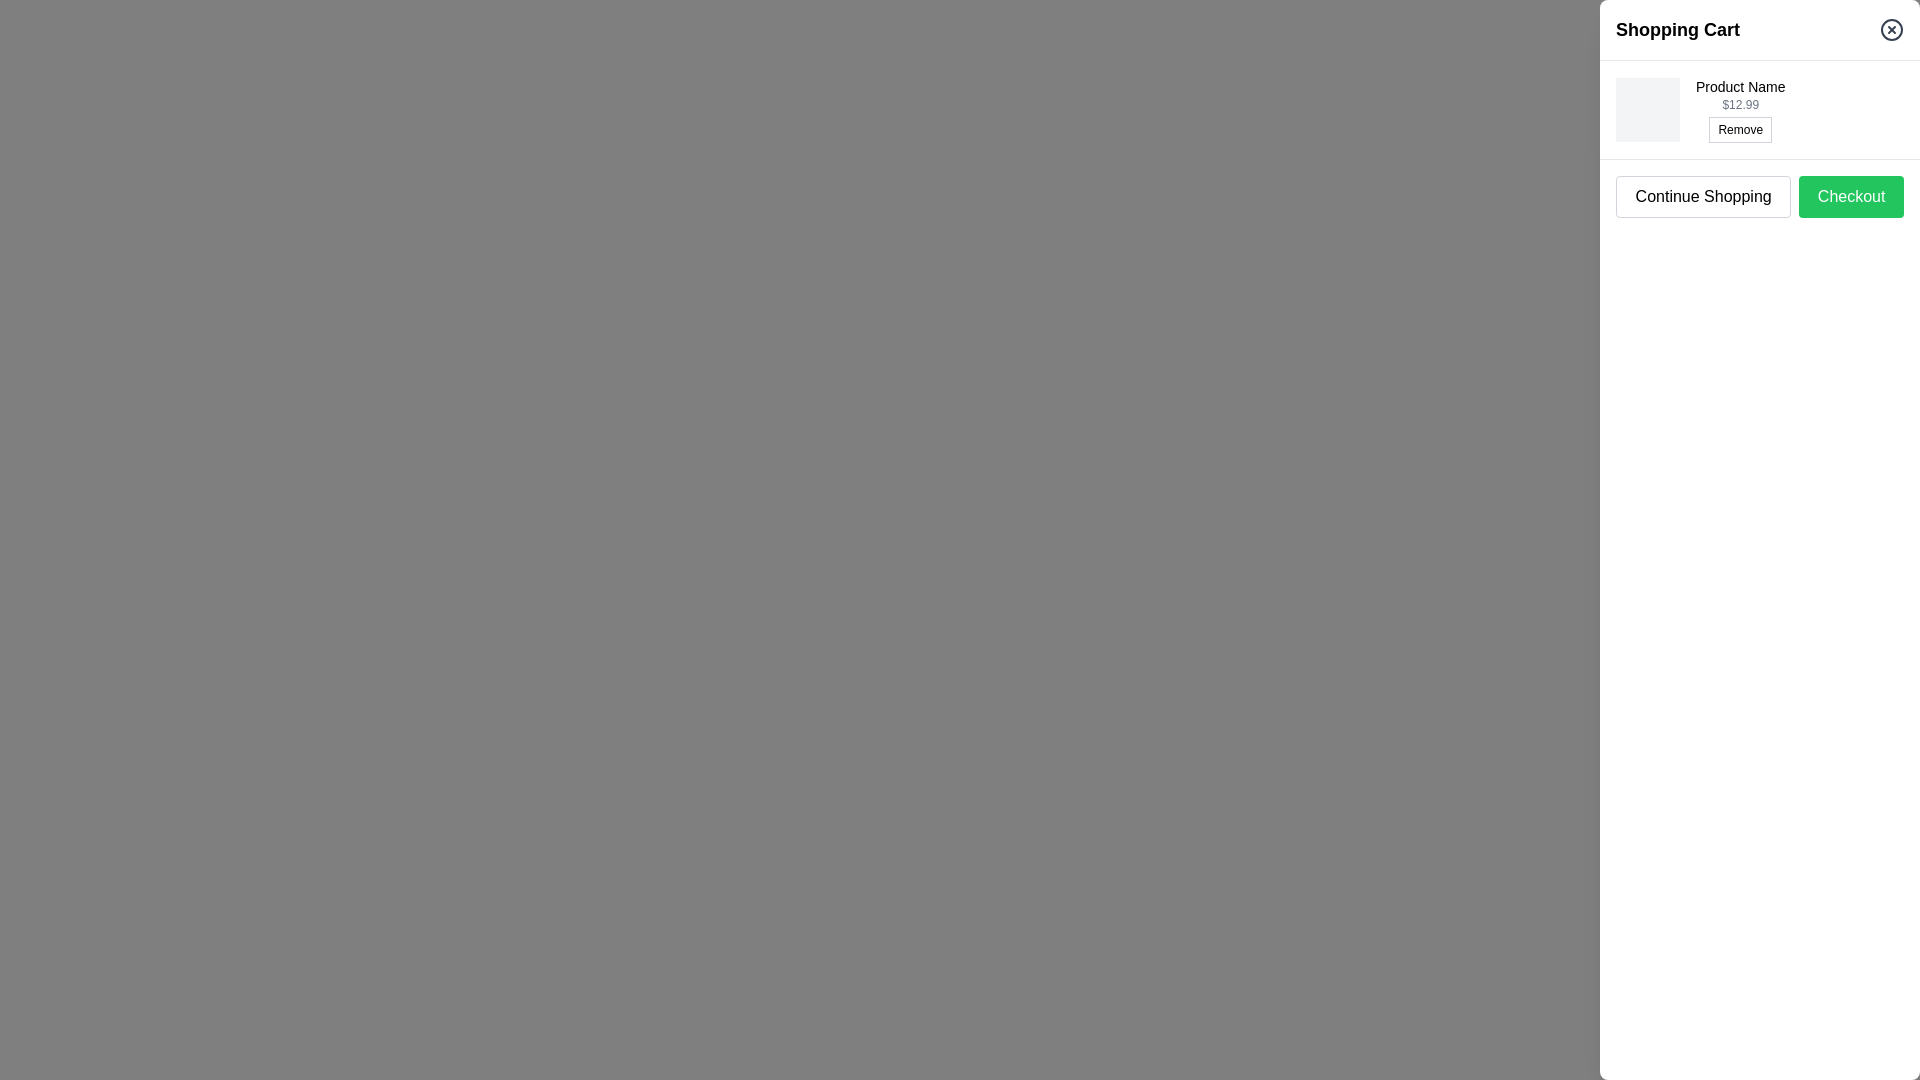 The height and width of the screenshot is (1080, 1920). I want to click on the circular icon button with a stylized 'X' symbol located in the top-right corner of the 'Shopping Cart' header, so click(1890, 30).